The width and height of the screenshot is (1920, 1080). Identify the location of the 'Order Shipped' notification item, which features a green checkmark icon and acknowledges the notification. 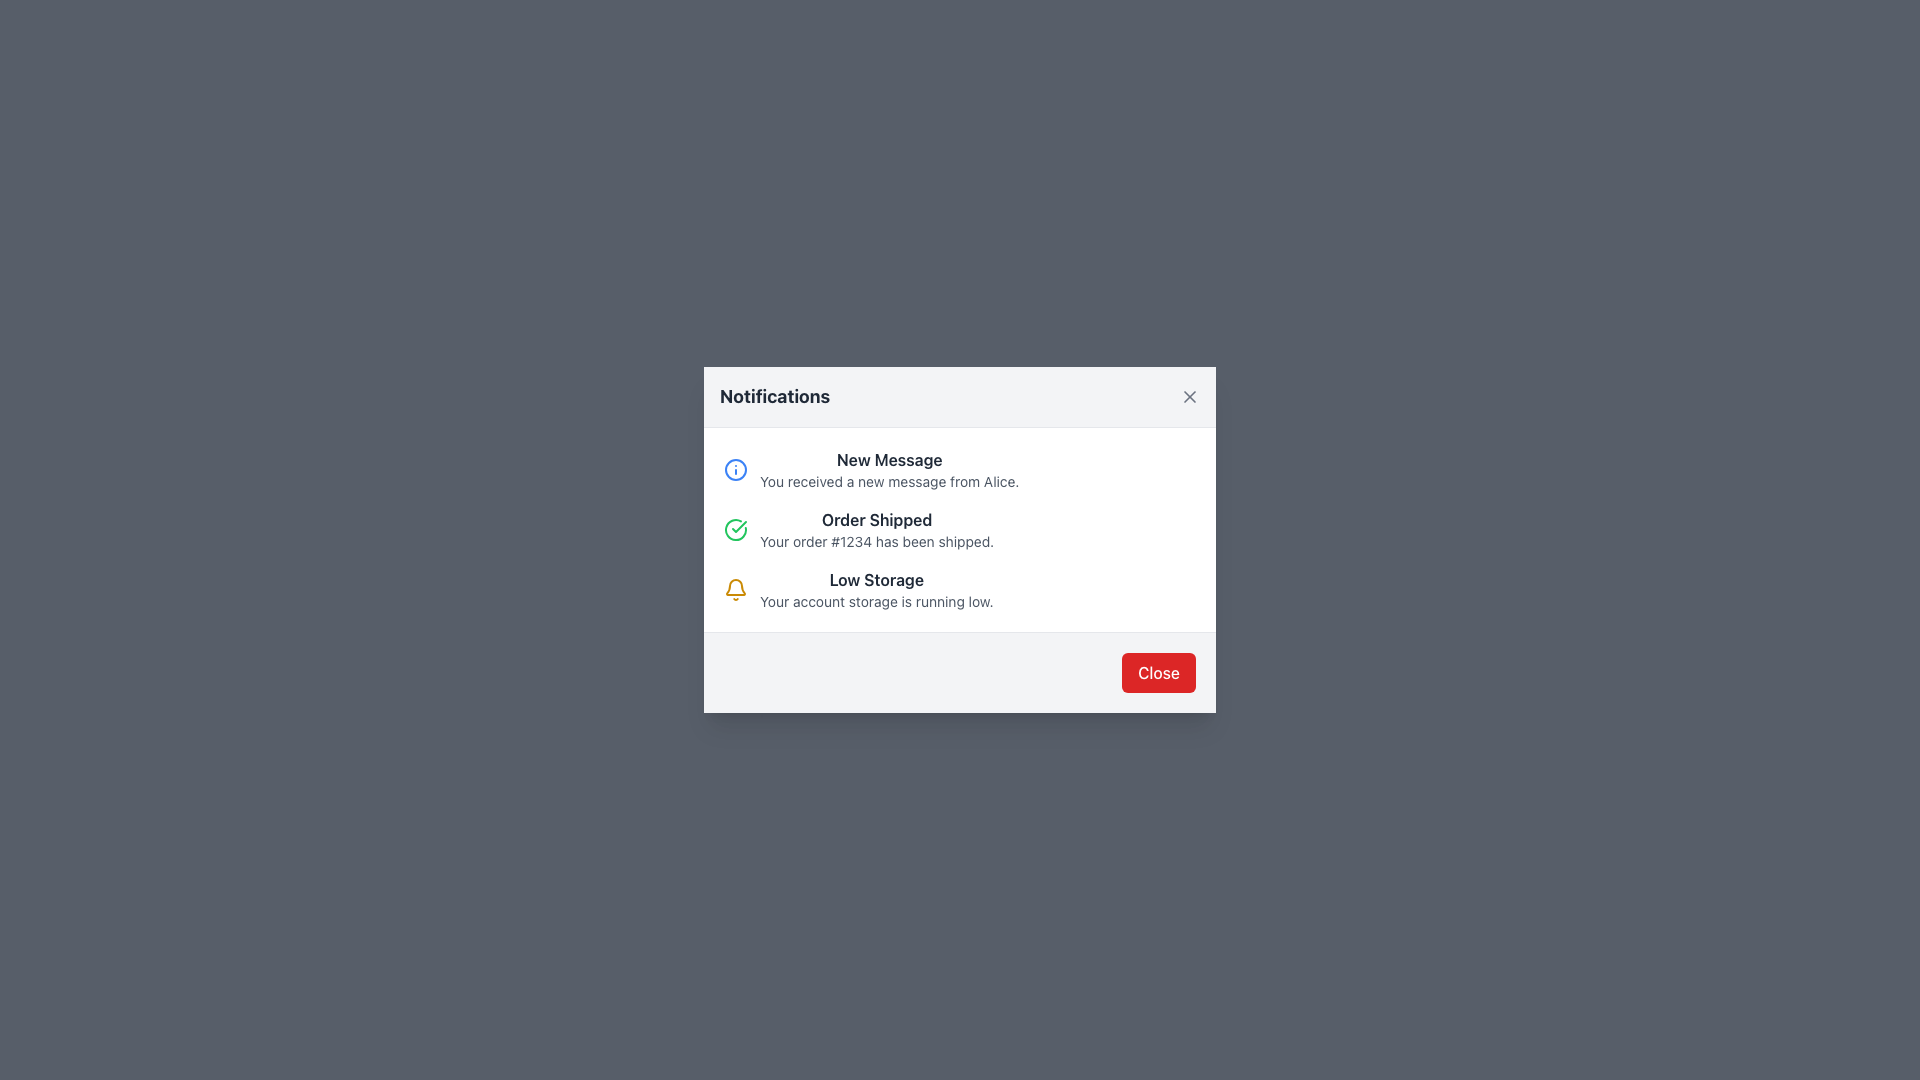
(960, 528).